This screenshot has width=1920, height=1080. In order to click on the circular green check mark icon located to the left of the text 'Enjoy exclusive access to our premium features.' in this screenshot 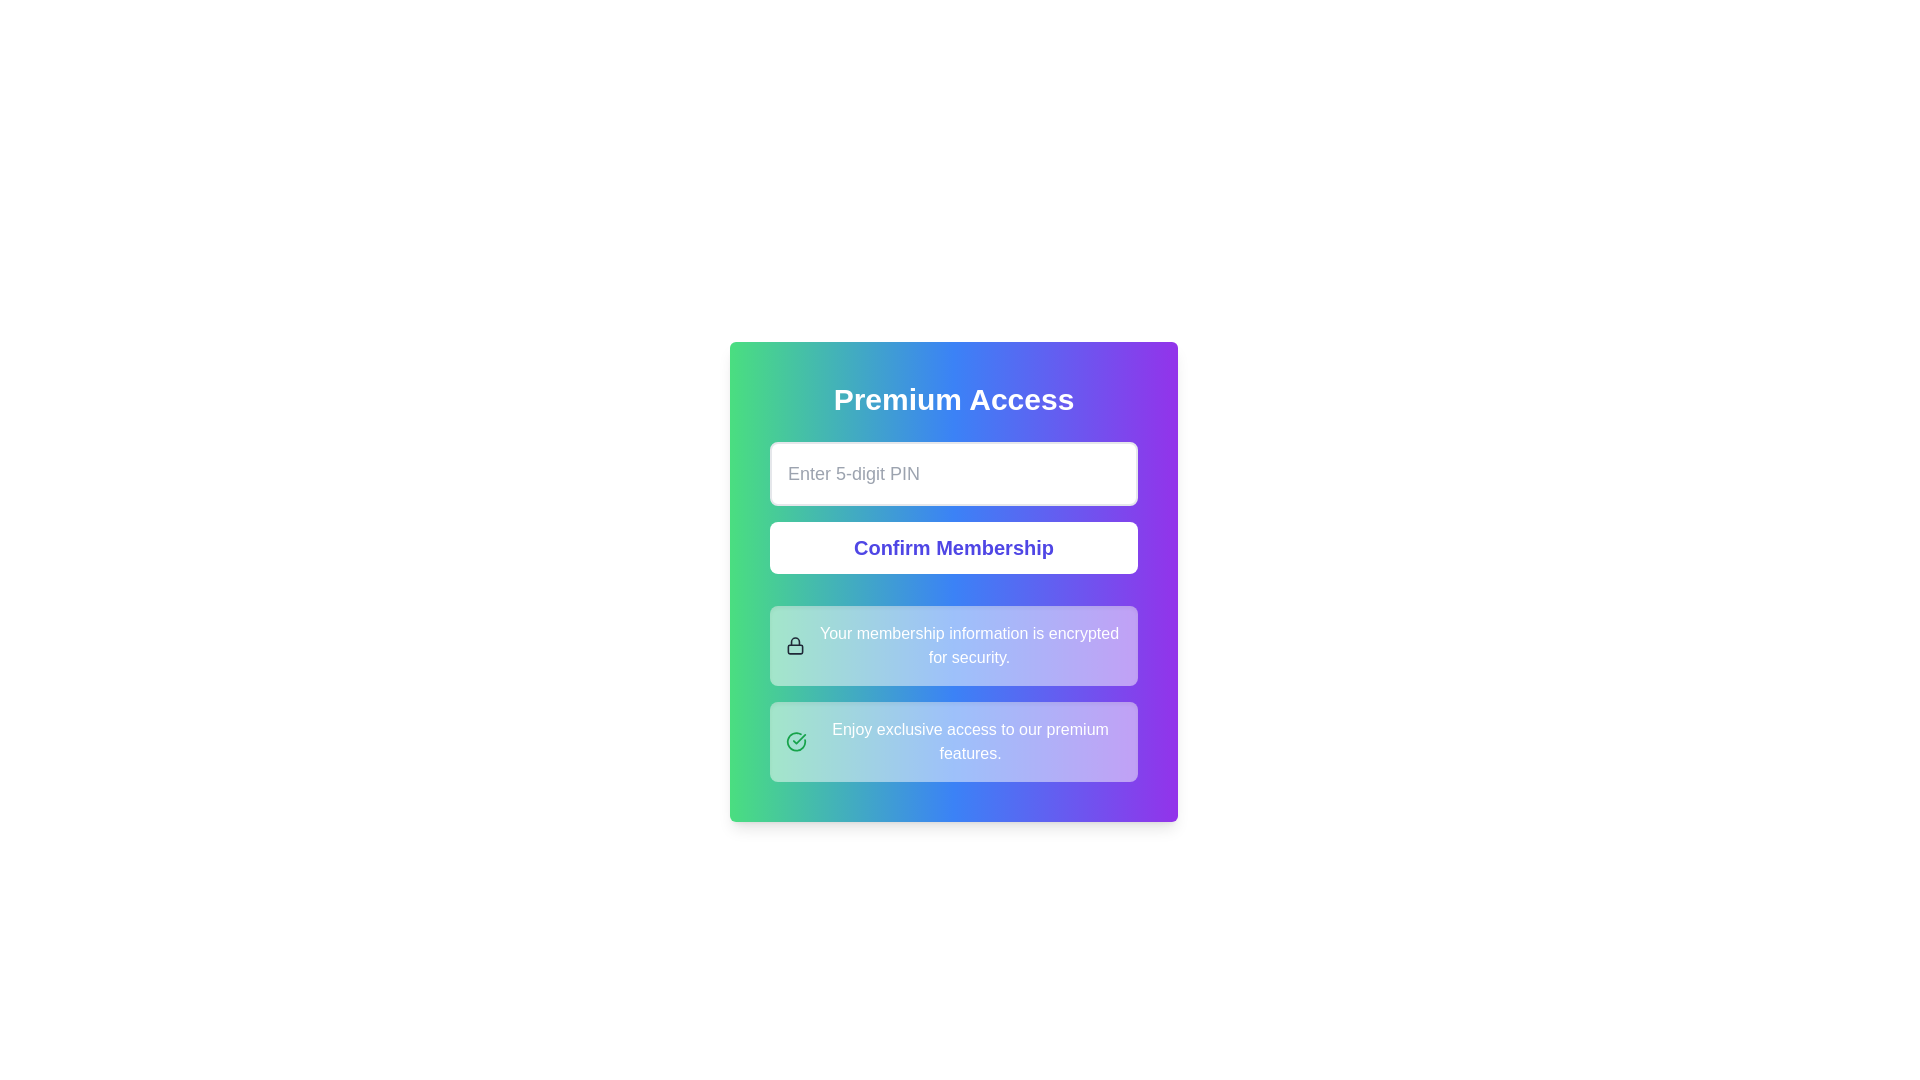, I will do `click(795, 741)`.